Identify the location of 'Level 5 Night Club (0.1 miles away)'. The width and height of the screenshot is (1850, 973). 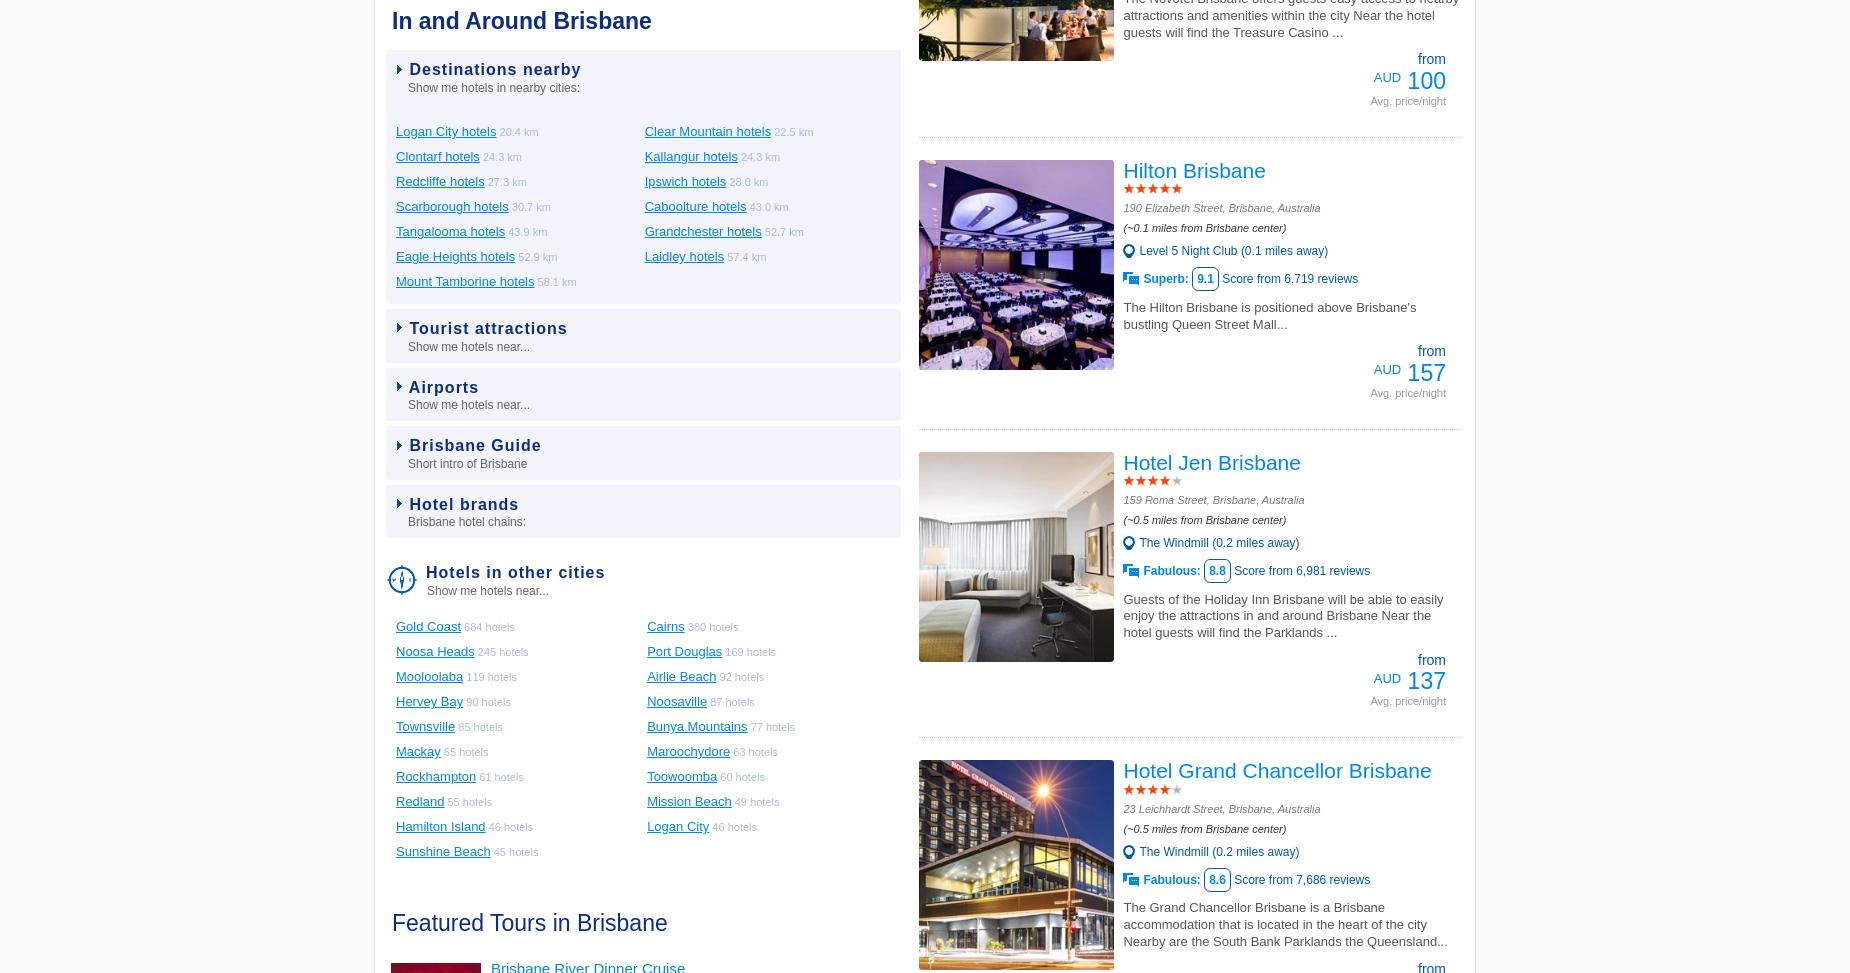
(1138, 250).